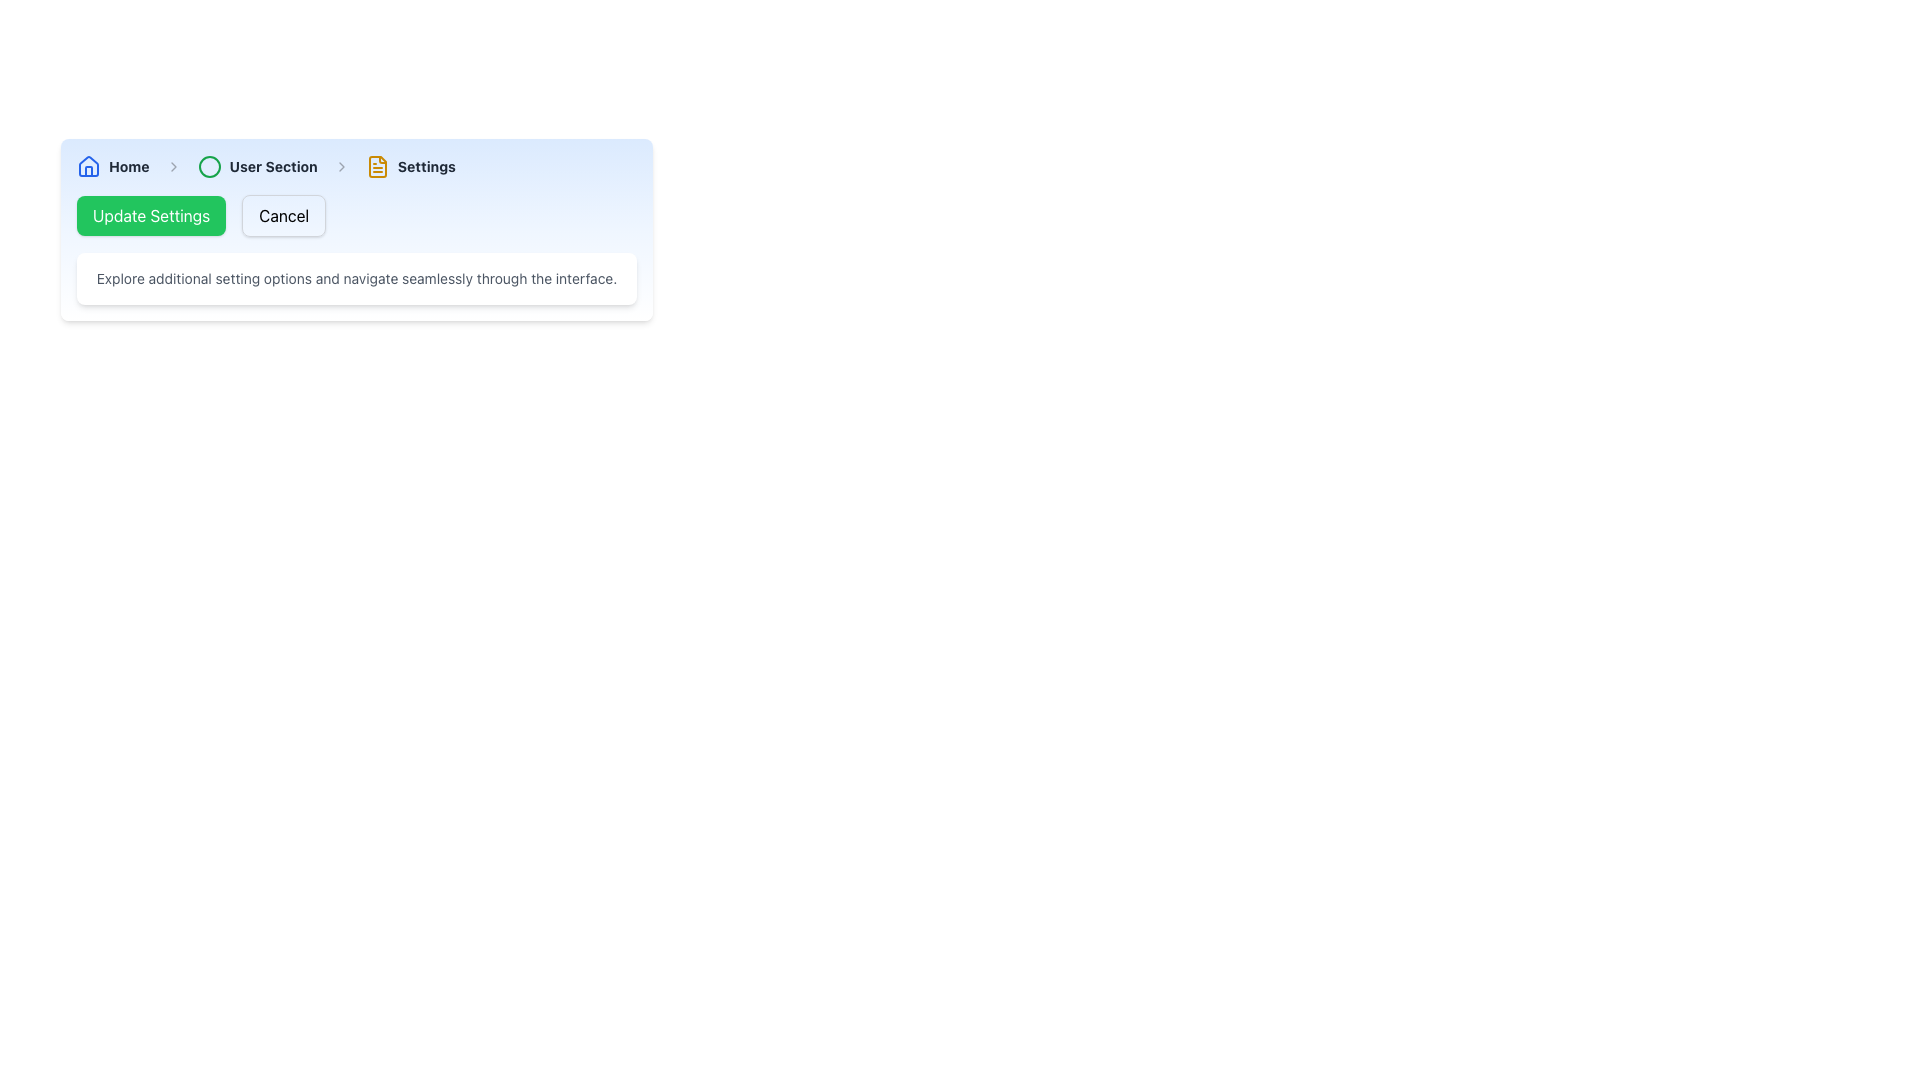  What do you see at coordinates (112, 165) in the screenshot?
I see `the 'Home' breadcrumb navigation item, which consists of a blue house icon and bold gray text` at bounding box center [112, 165].